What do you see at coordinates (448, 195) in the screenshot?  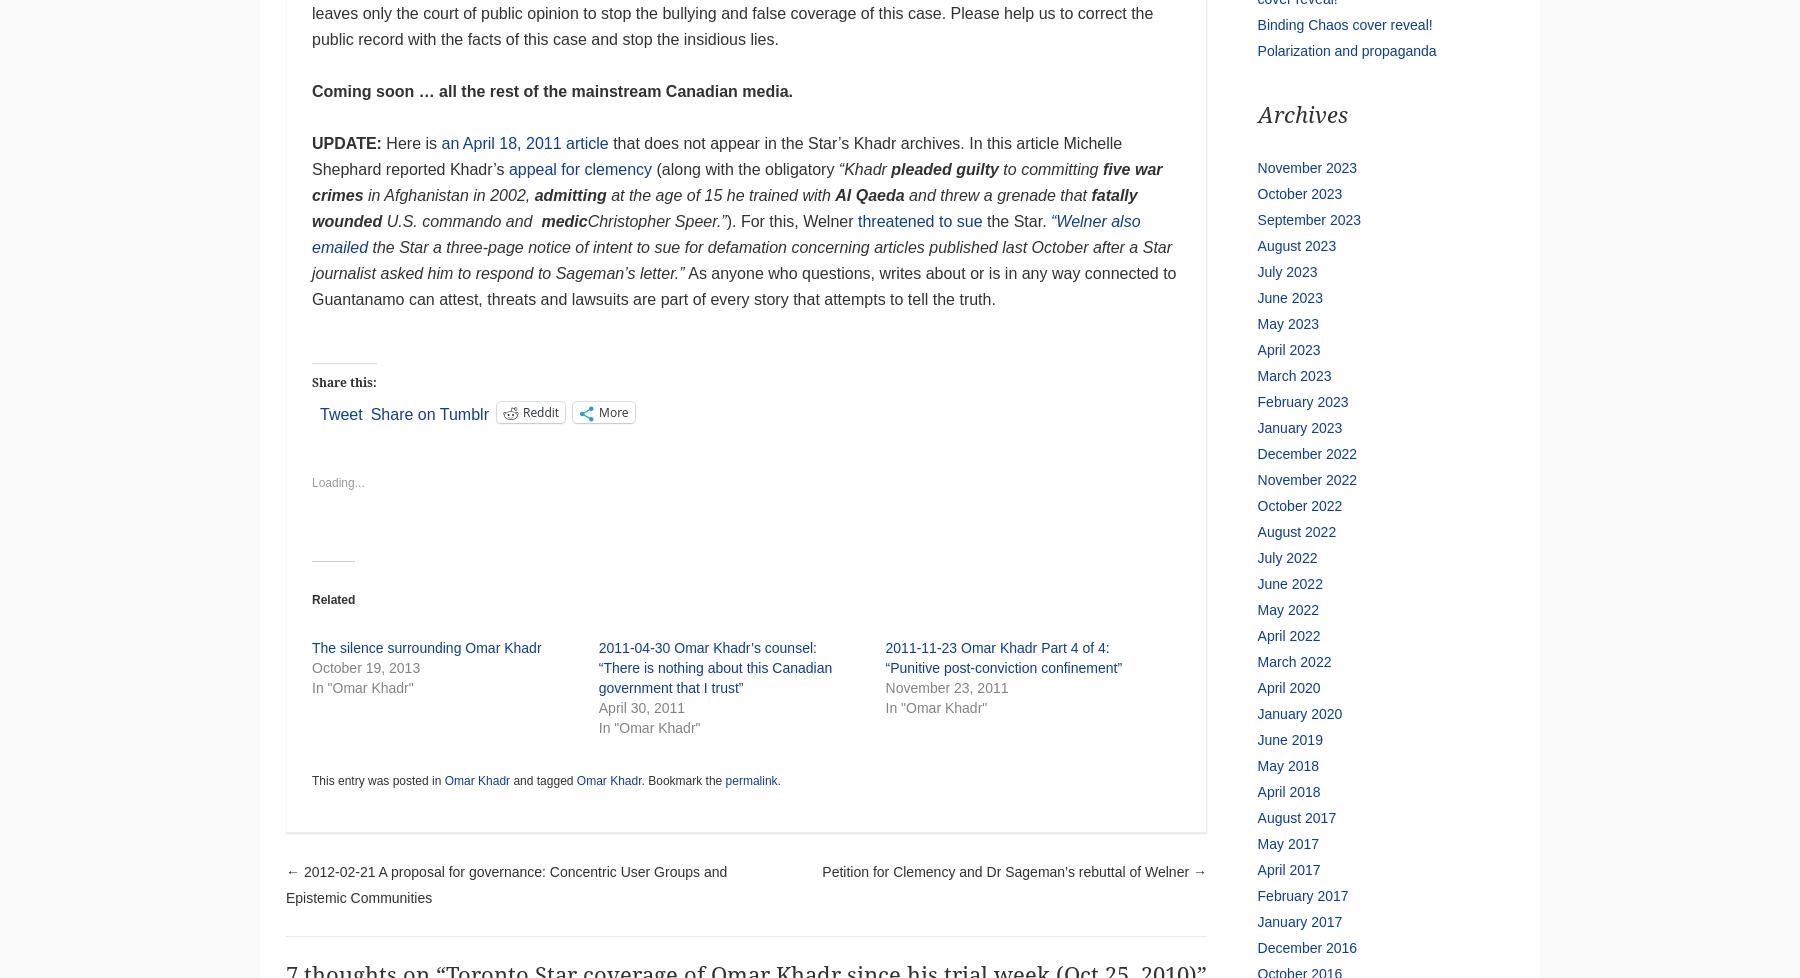 I see `'in Afghanistan in 2002,'` at bounding box center [448, 195].